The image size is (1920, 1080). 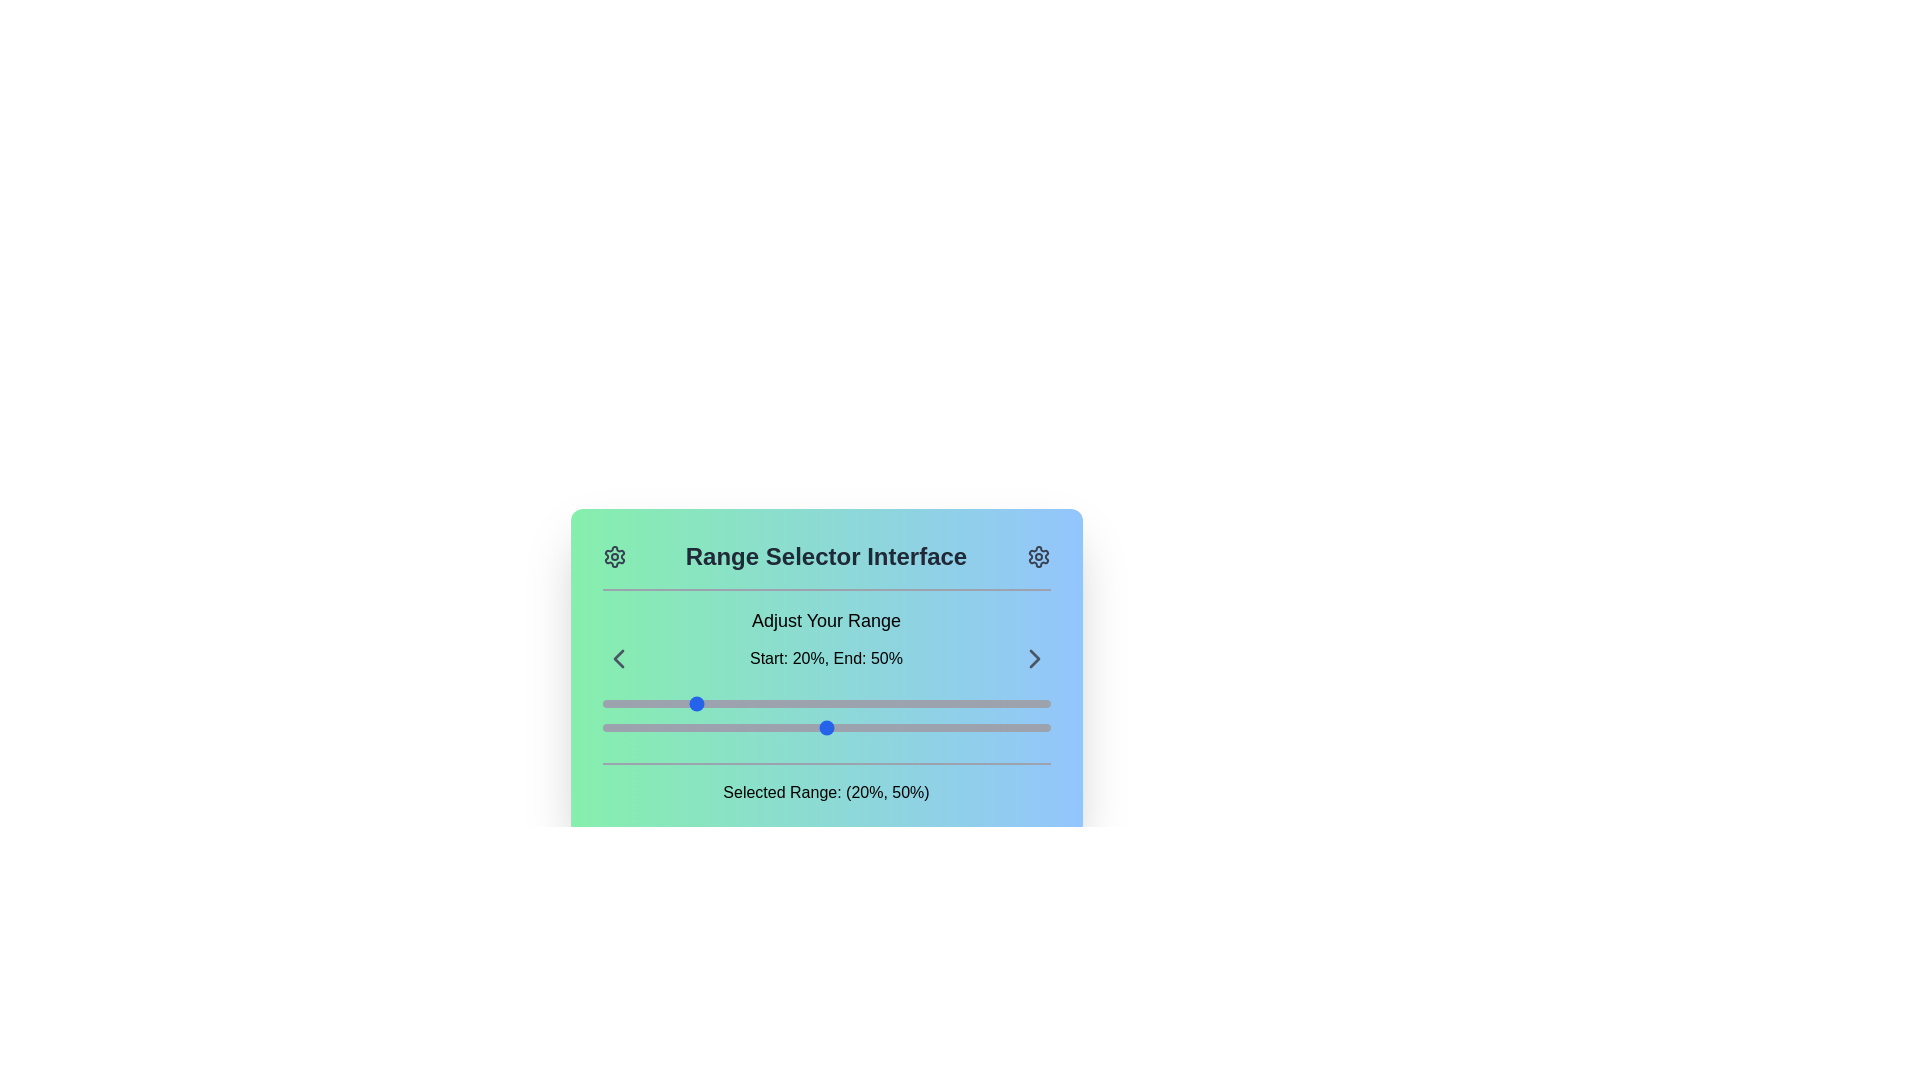 I want to click on the slider value, so click(x=987, y=728).